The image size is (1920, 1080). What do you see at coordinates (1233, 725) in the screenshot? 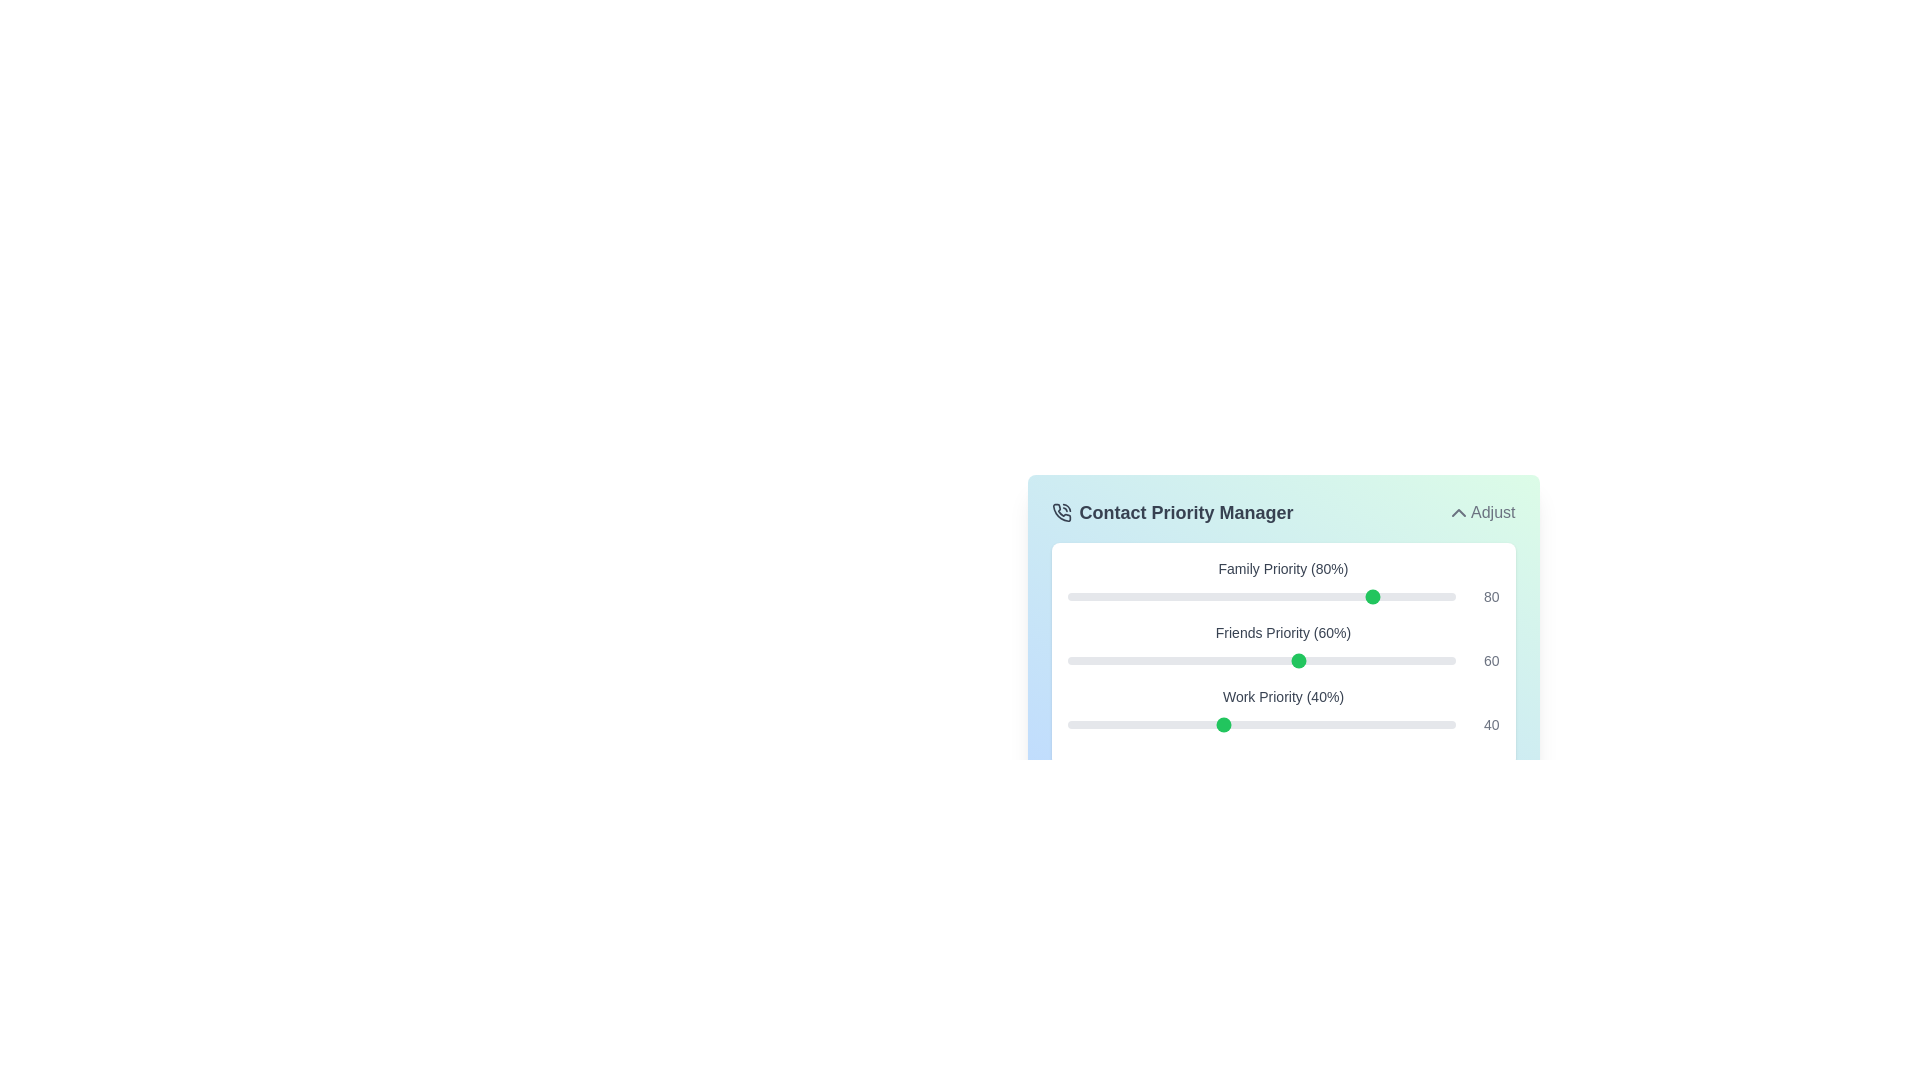
I see `the 'Work' priority slider to 43%` at bounding box center [1233, 725].